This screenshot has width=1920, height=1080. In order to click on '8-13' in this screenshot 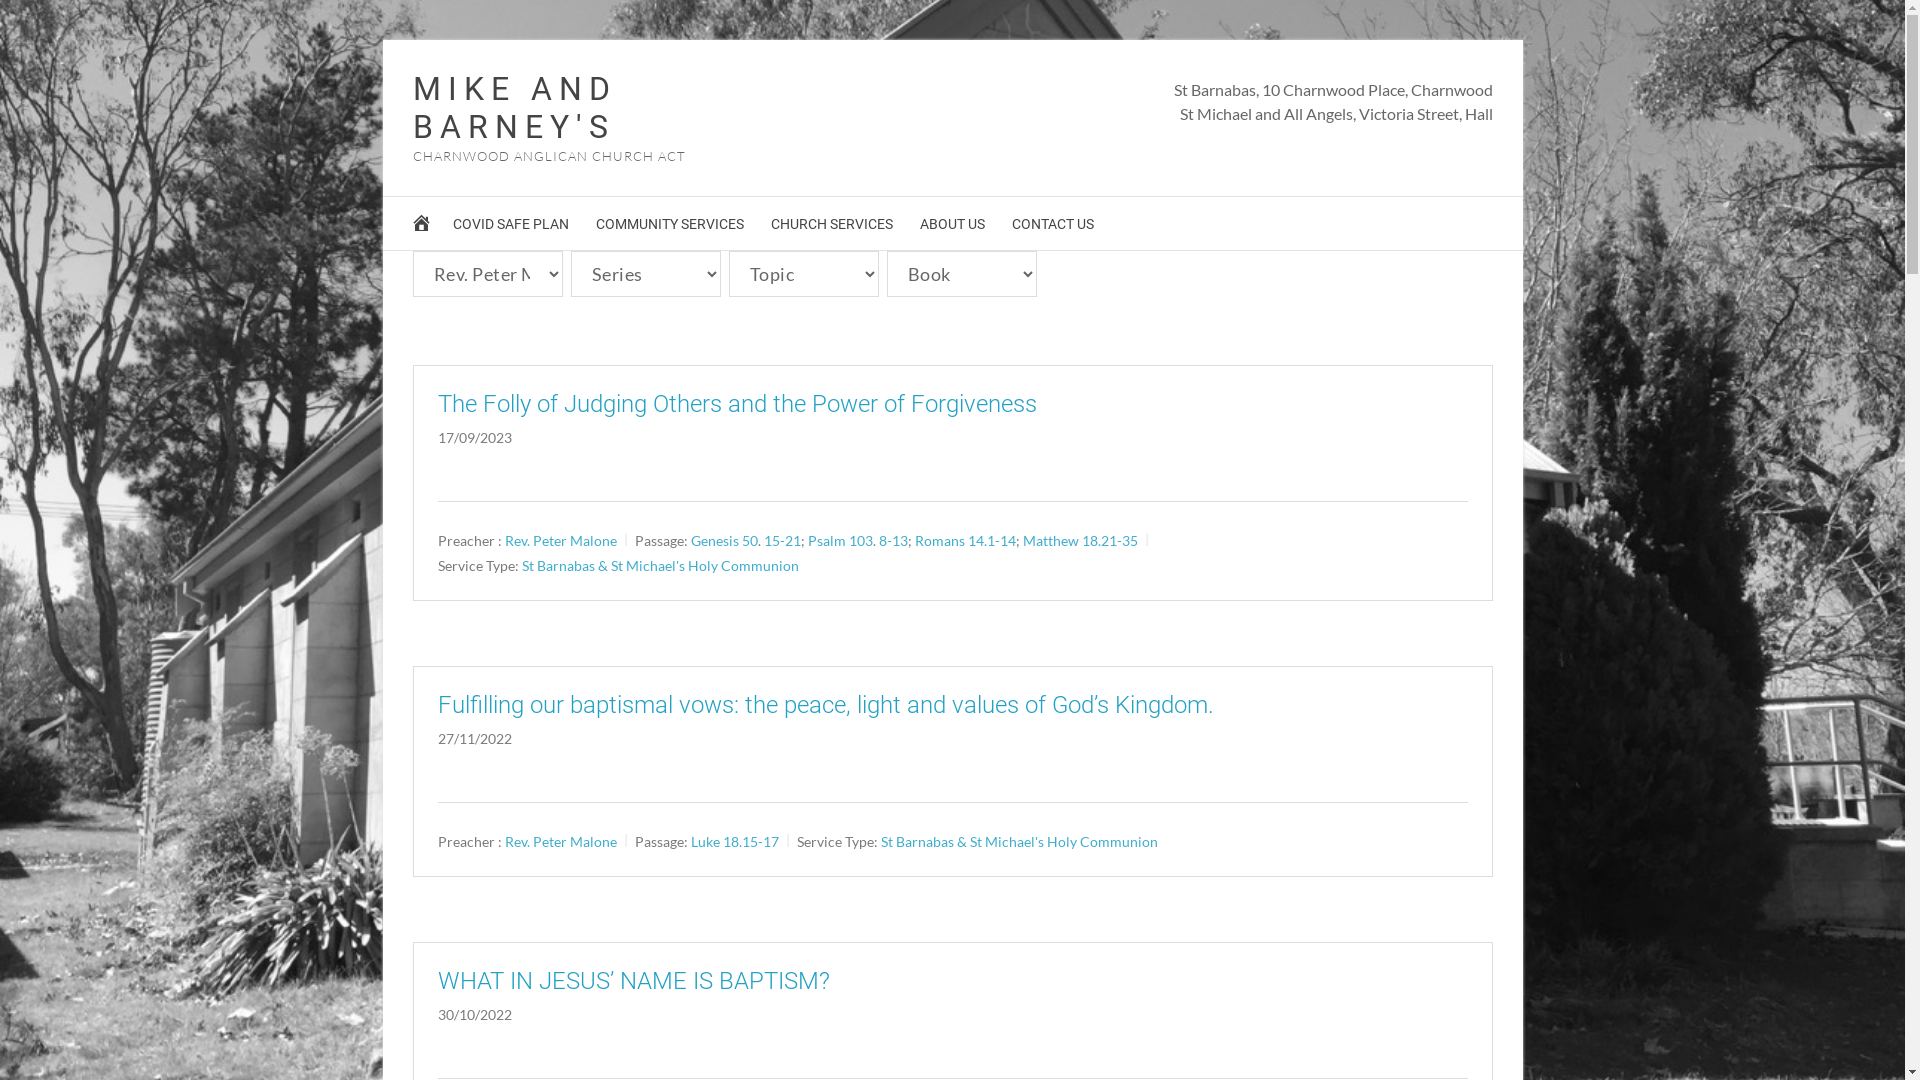, I will do `click(878, 540)`.